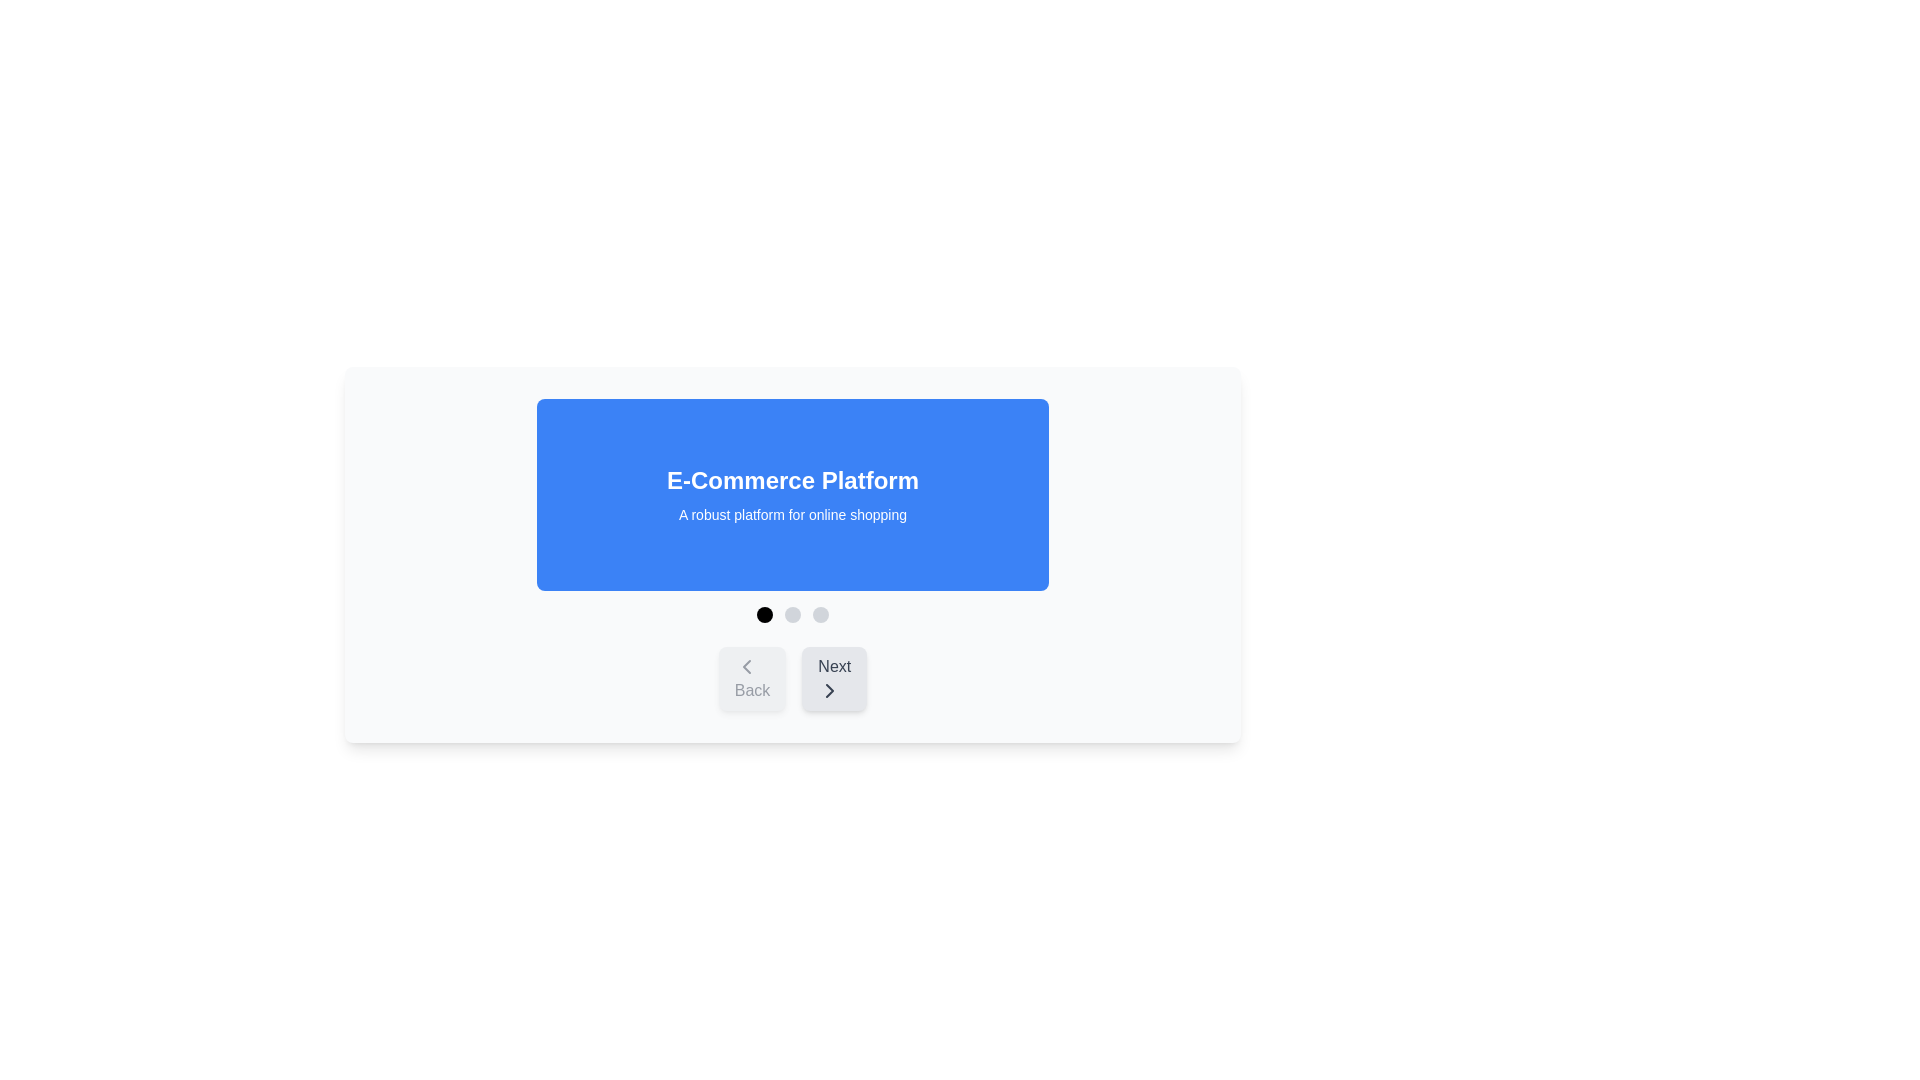 The image size is (1920, 1080). Describe the element at coordinates (791, 613) in the screenshot. I see `the second Navigation Dot located below the blue box` at that location.